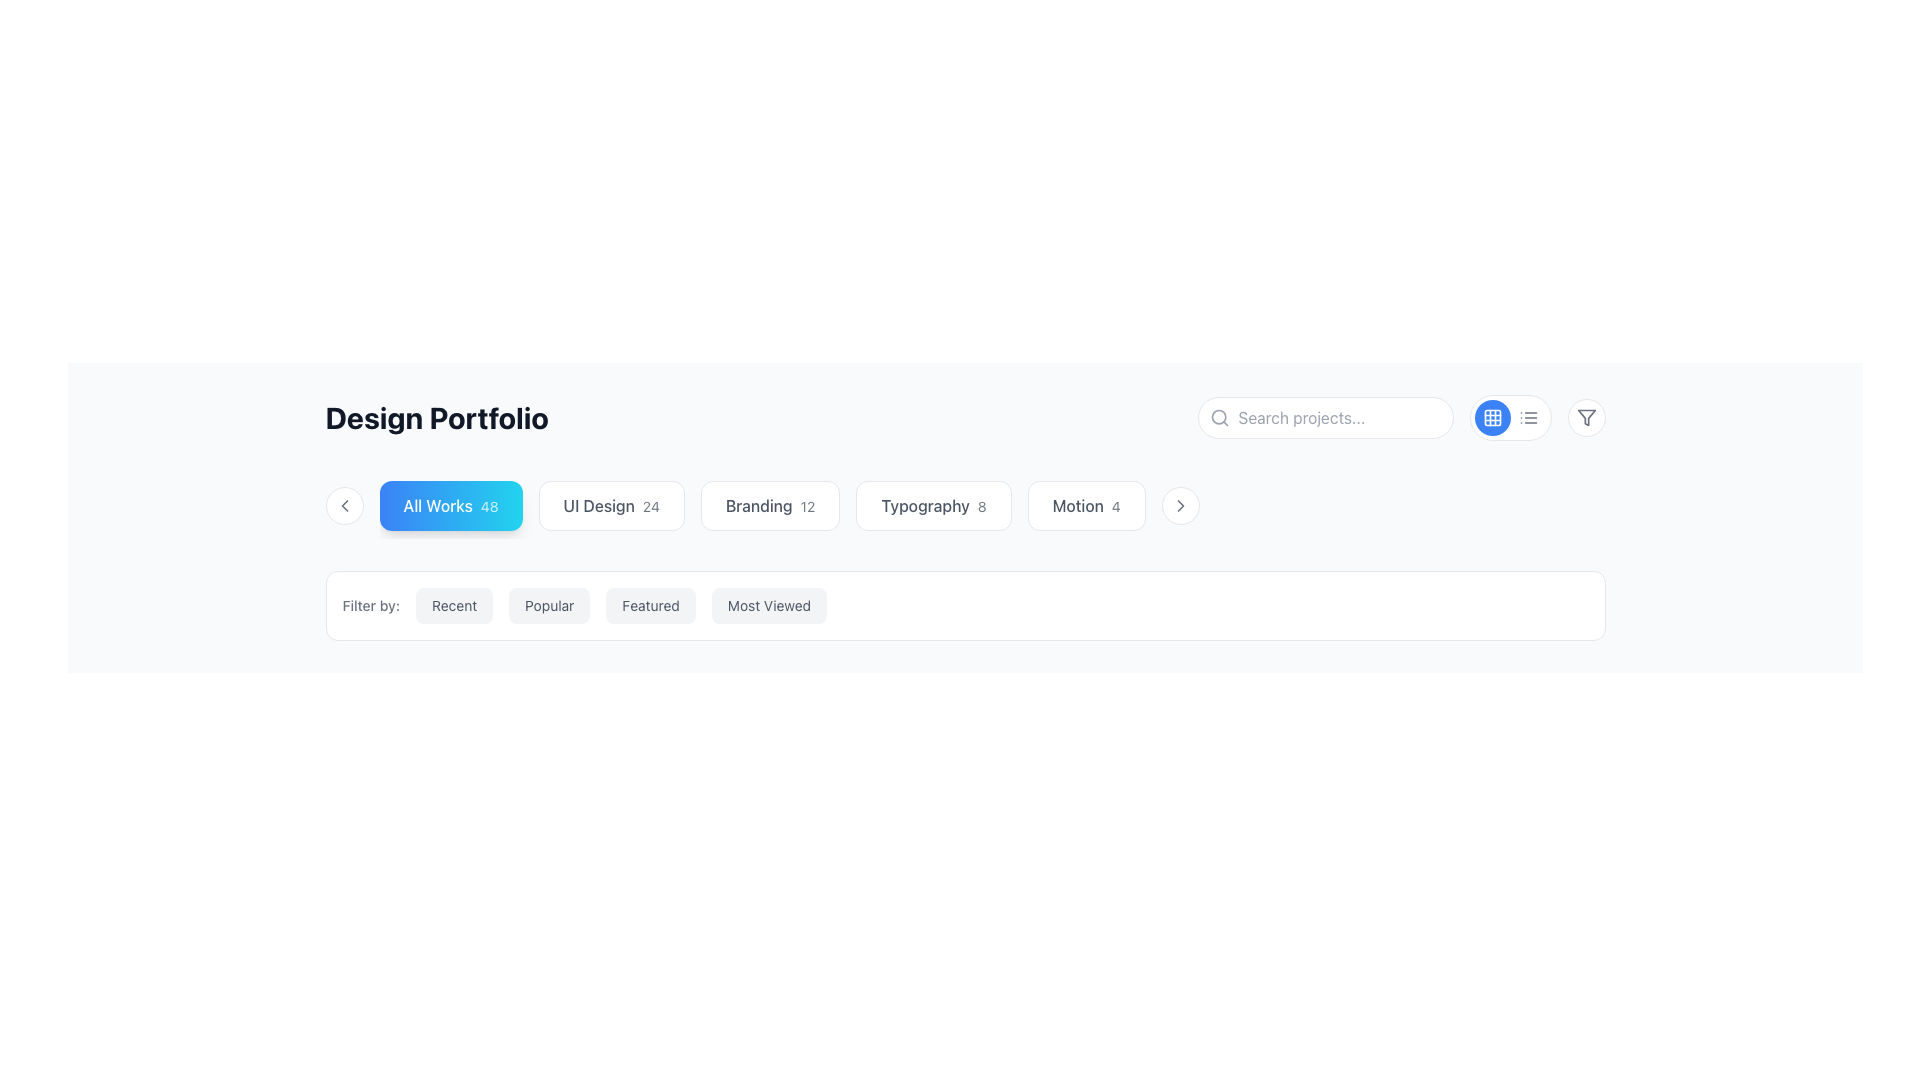 The width and height of the screenshot is (1920, 1080). I want to click on the 'Motion' text label within the button component that categorizes content, located at the center of the page and situated to the right of other category buttons, so click(1077, 504).